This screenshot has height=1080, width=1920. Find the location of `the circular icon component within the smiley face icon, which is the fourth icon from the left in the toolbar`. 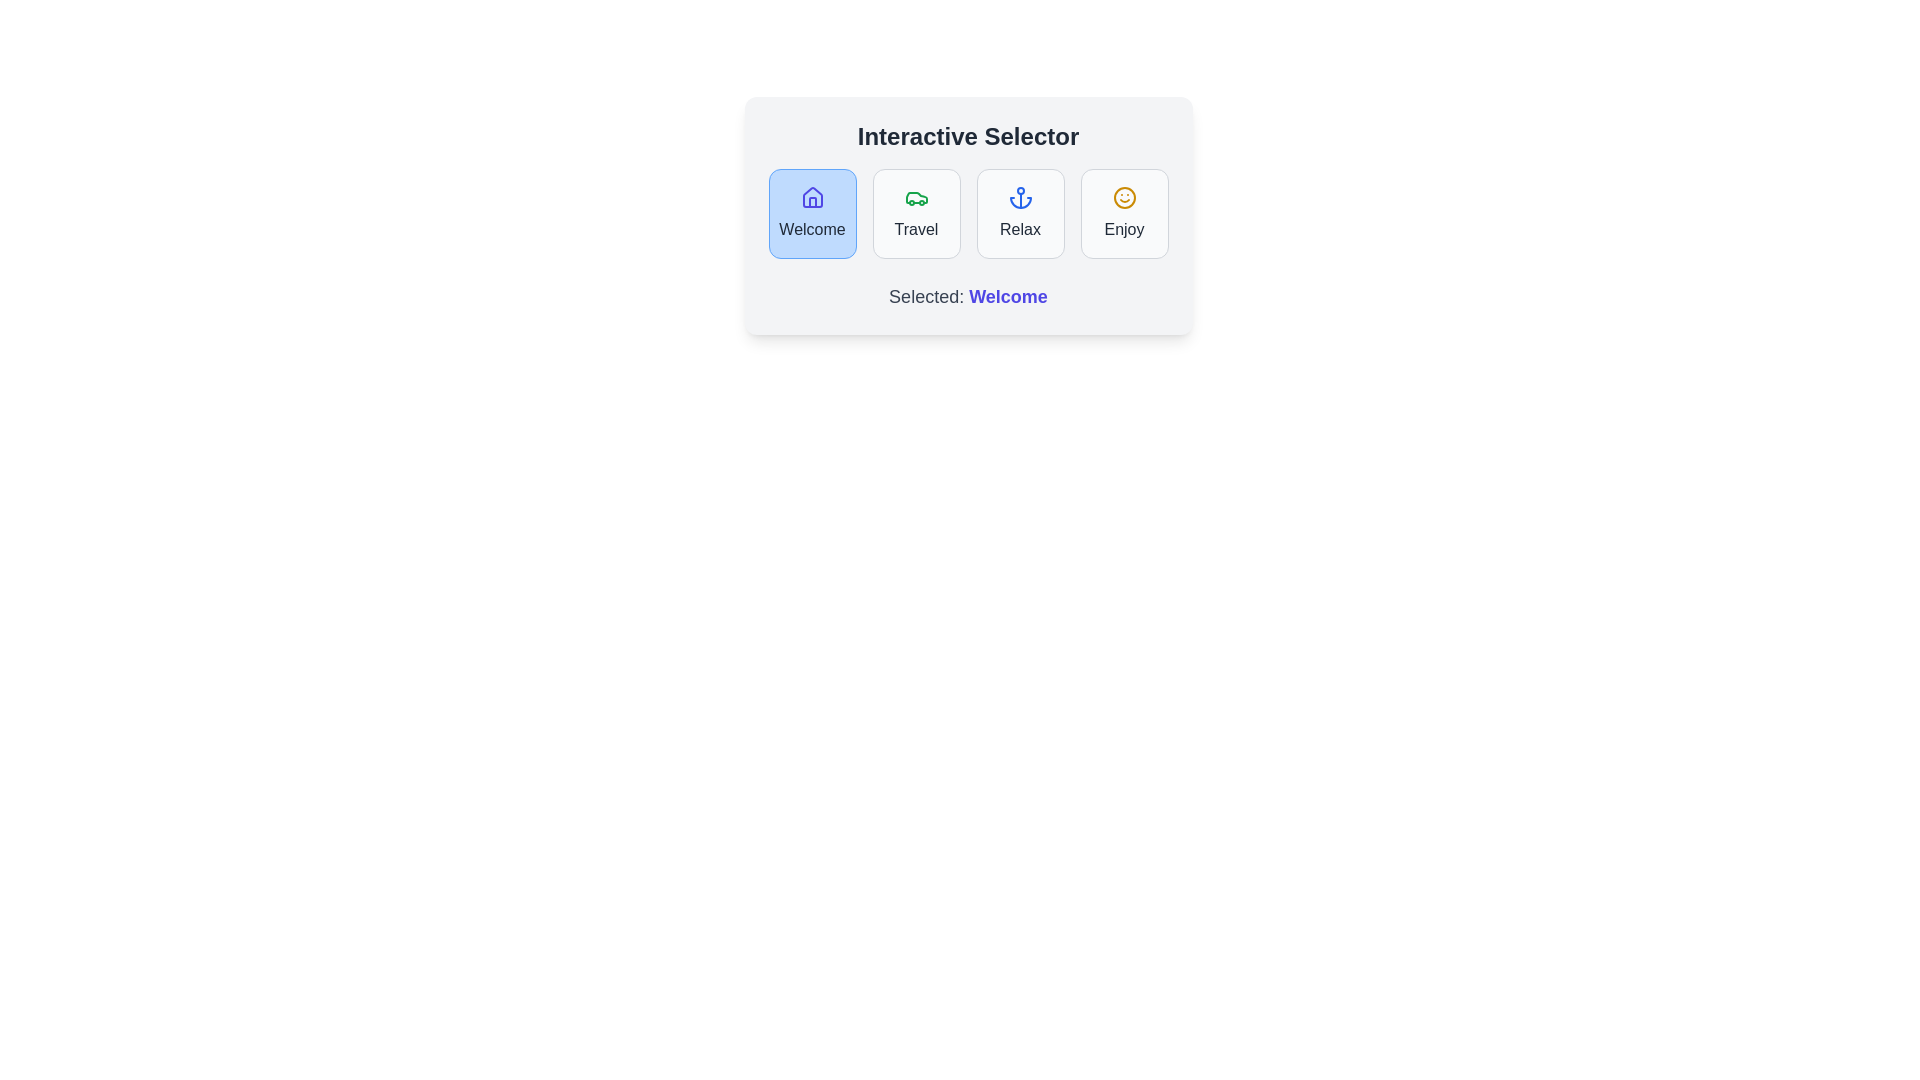

the circular icon component within the smiley face icon, which is the fourth icon from the left in the toolbar is located at coordinates (1124, 197).